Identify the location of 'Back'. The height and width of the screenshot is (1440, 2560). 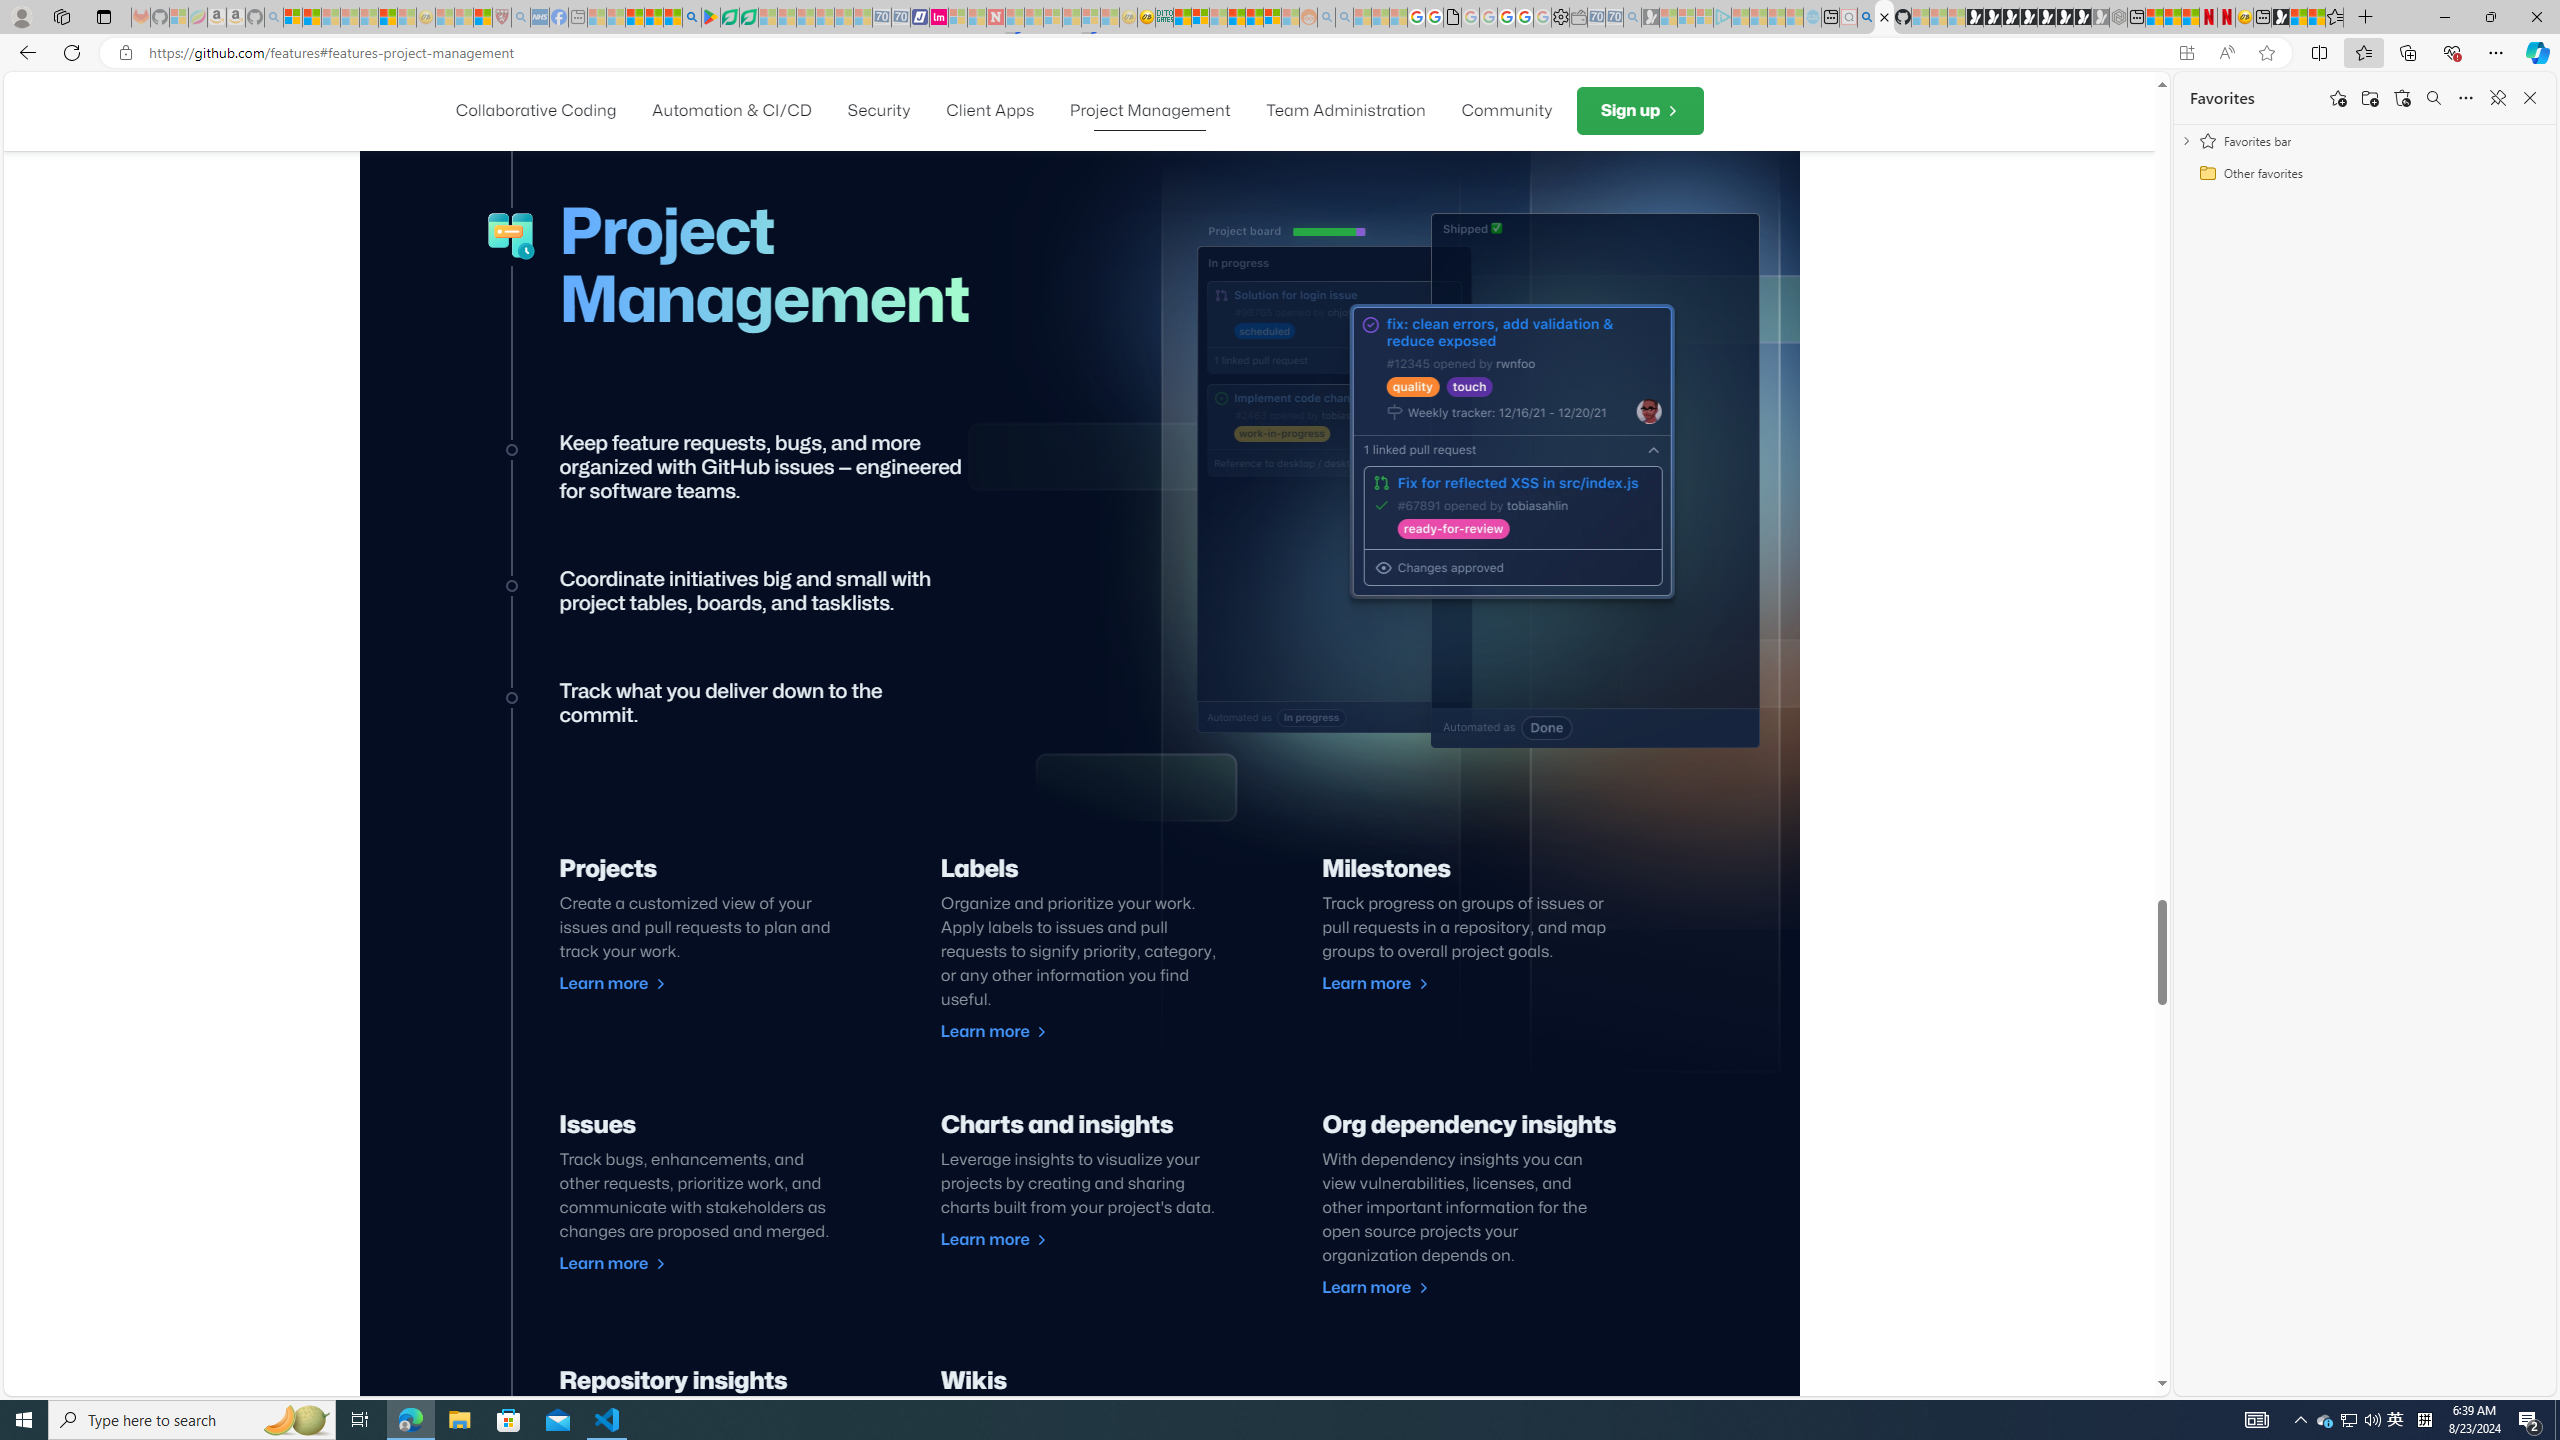
(24, 51).